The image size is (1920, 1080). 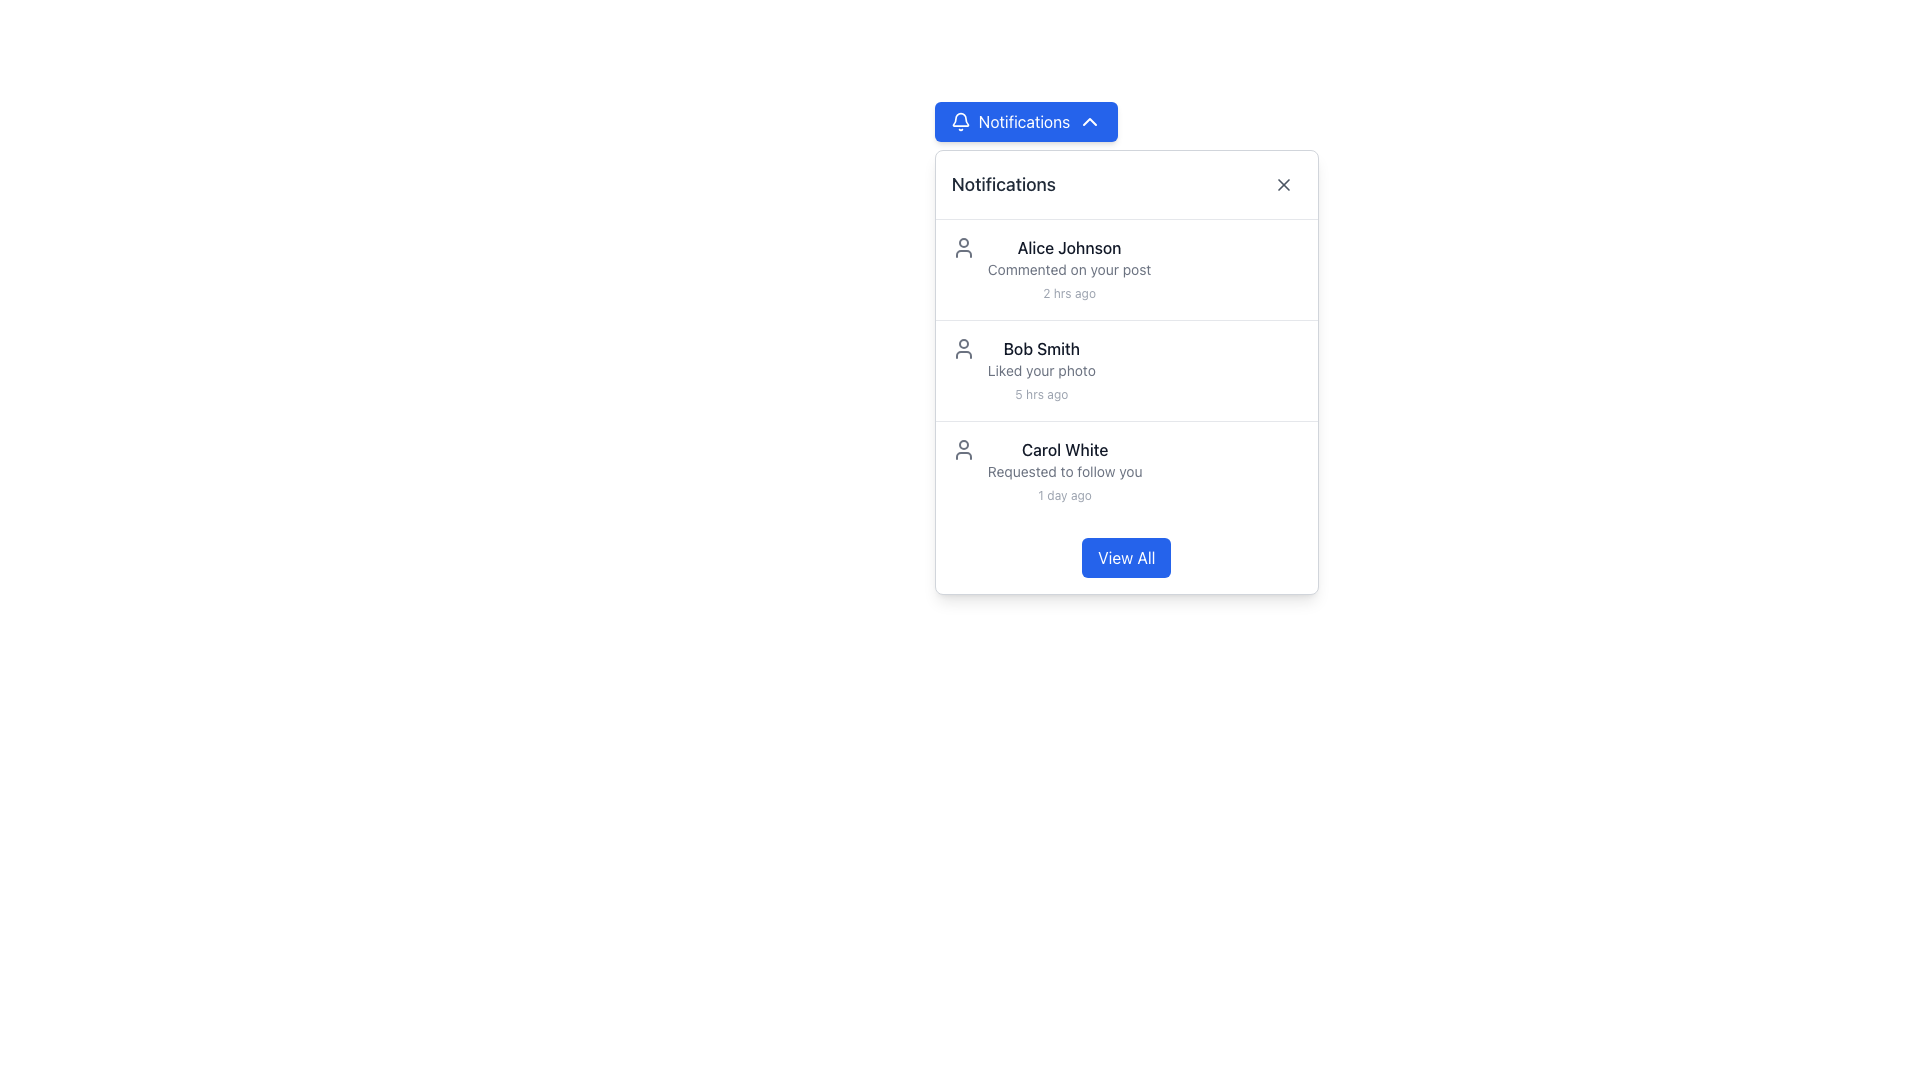 I want to click on timestamp text ('5 hrs ago') located in the notification panel under the message summary ('Liked your photo') from Bob Smith, so click(x=1040, y=394).